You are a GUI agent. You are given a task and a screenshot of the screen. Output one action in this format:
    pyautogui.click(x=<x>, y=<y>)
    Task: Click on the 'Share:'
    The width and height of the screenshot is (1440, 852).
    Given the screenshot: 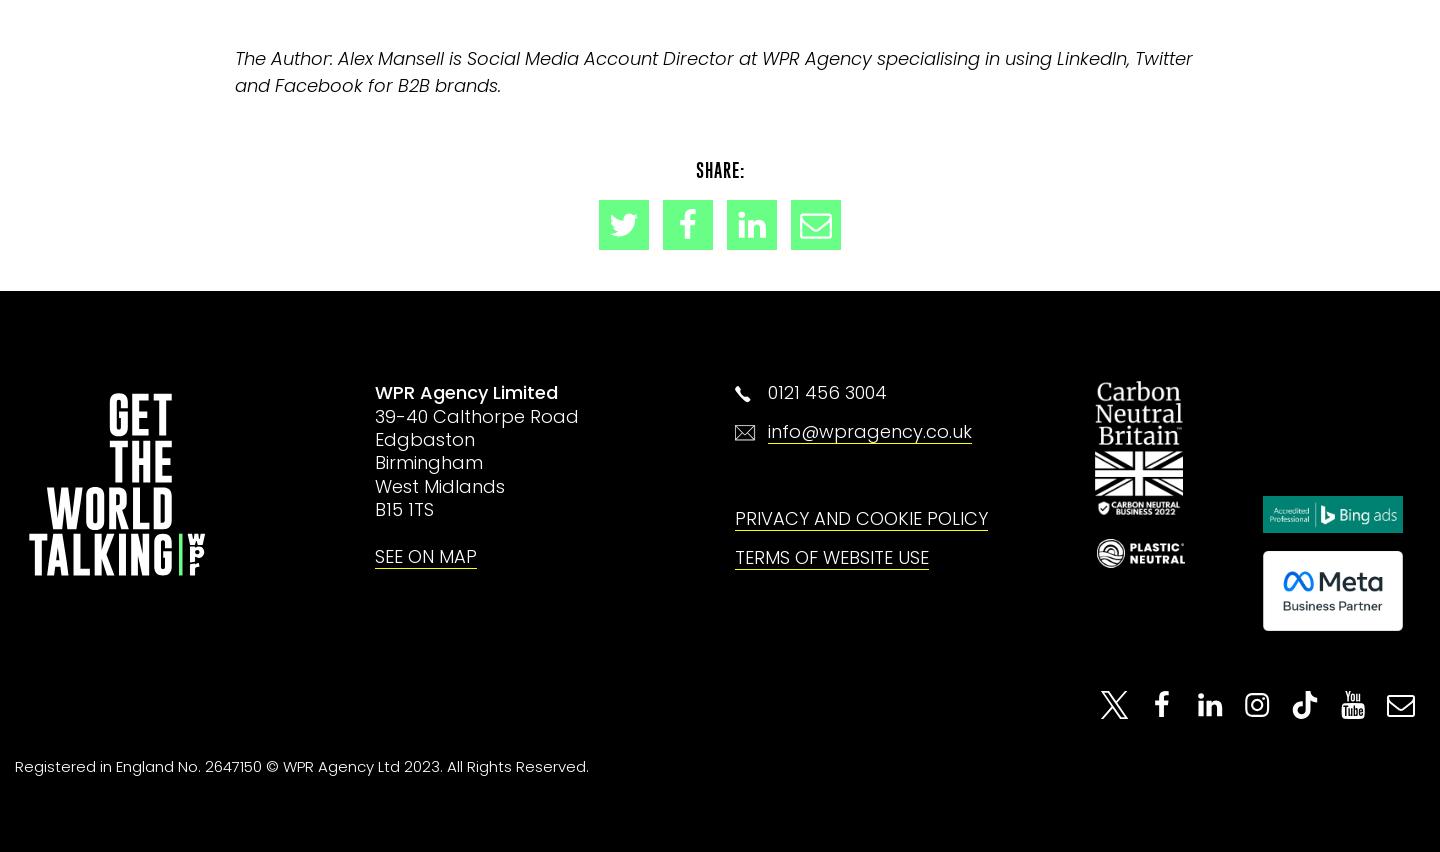 What is the action you would take?
    pyautogui.click(x=719, y=168)
    